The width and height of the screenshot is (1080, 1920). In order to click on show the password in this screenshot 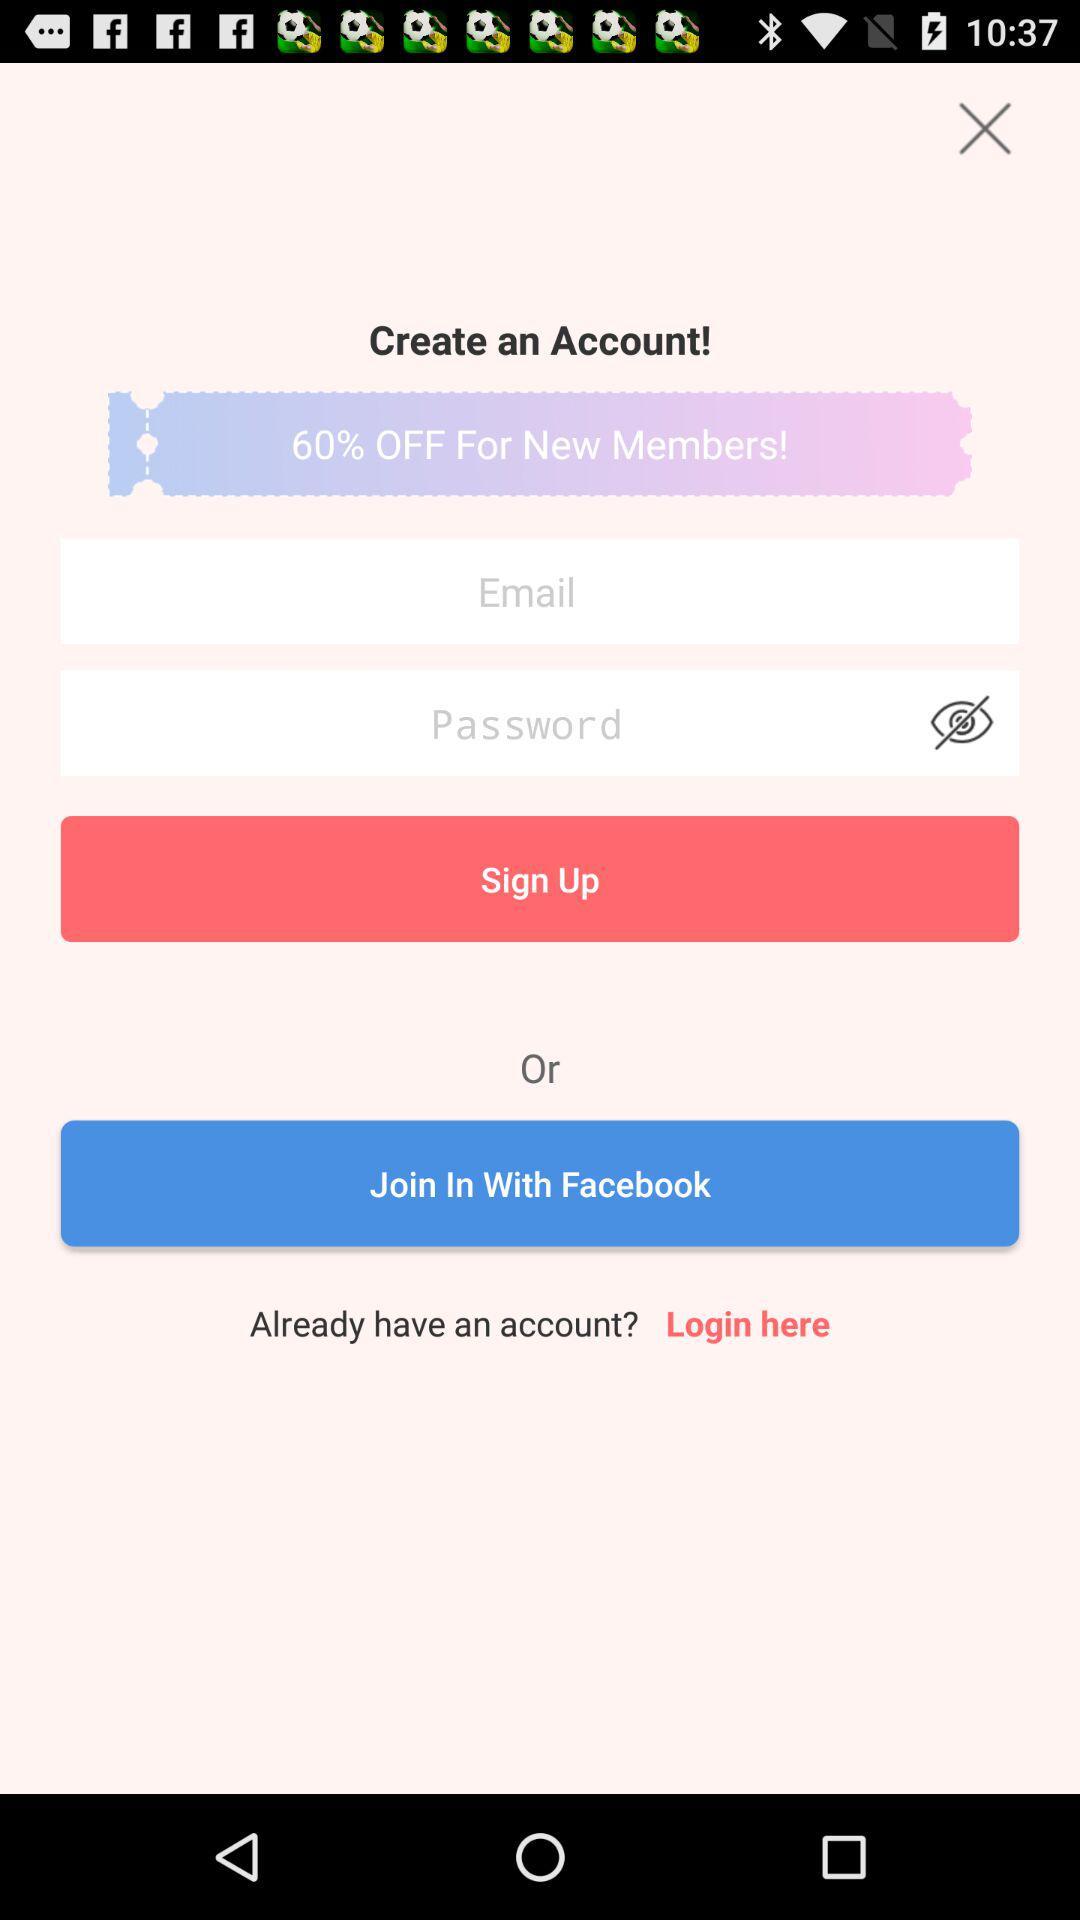, I will do `click(960, 722)`.